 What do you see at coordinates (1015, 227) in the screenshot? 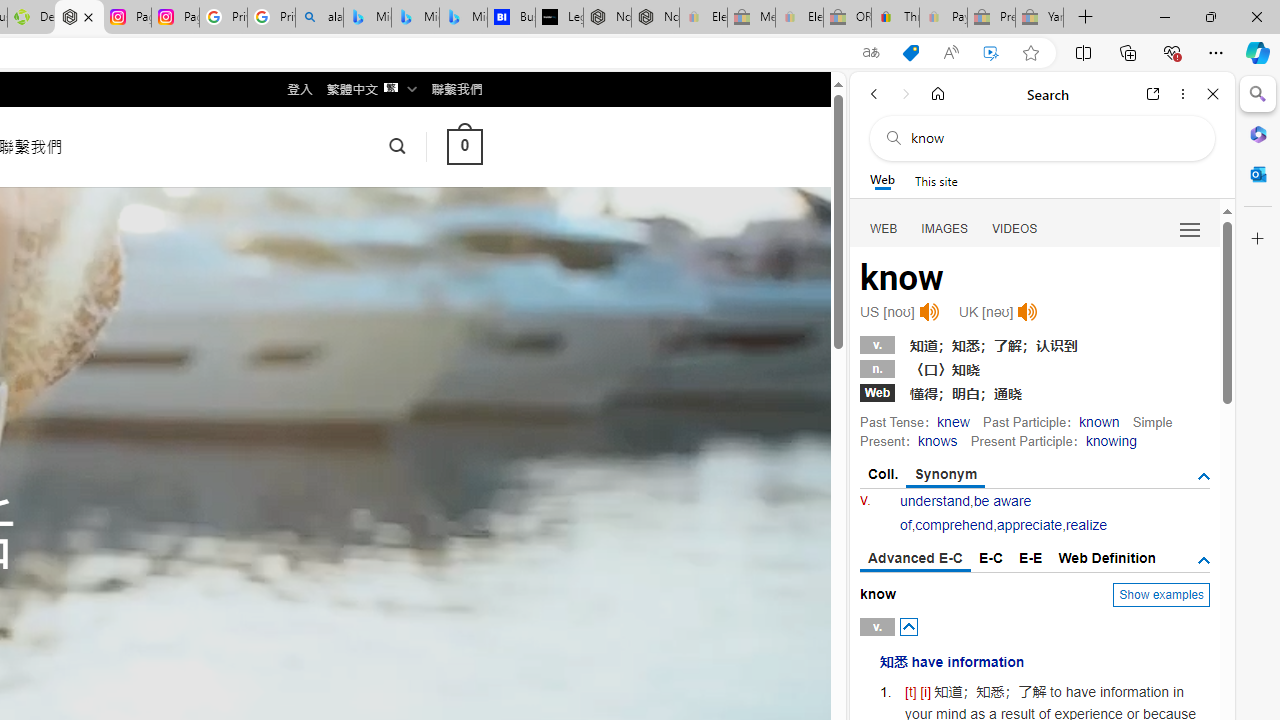
I see `'Search Filter, VIDEOS'` at bounding box center [1015, 227].